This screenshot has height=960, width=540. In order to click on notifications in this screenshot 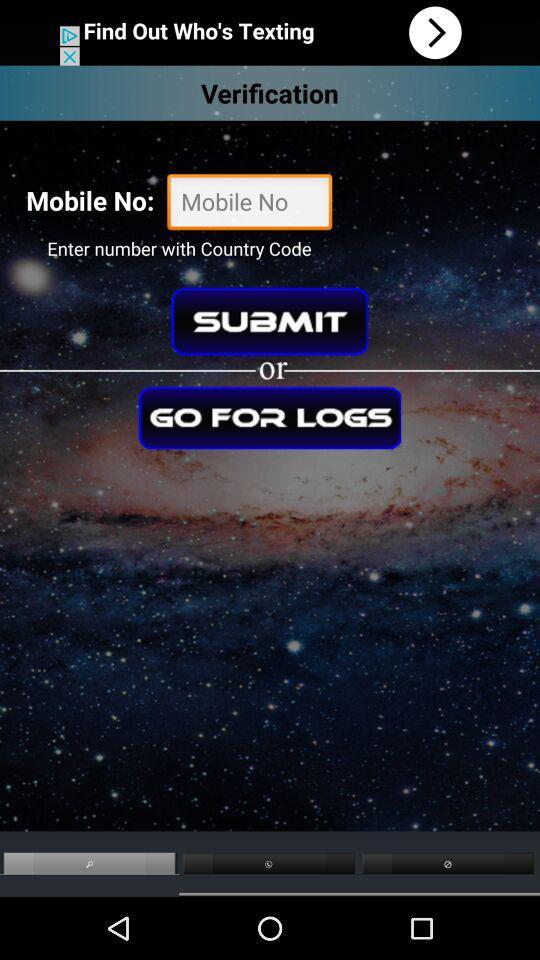, I will do `click(270, 31)`.